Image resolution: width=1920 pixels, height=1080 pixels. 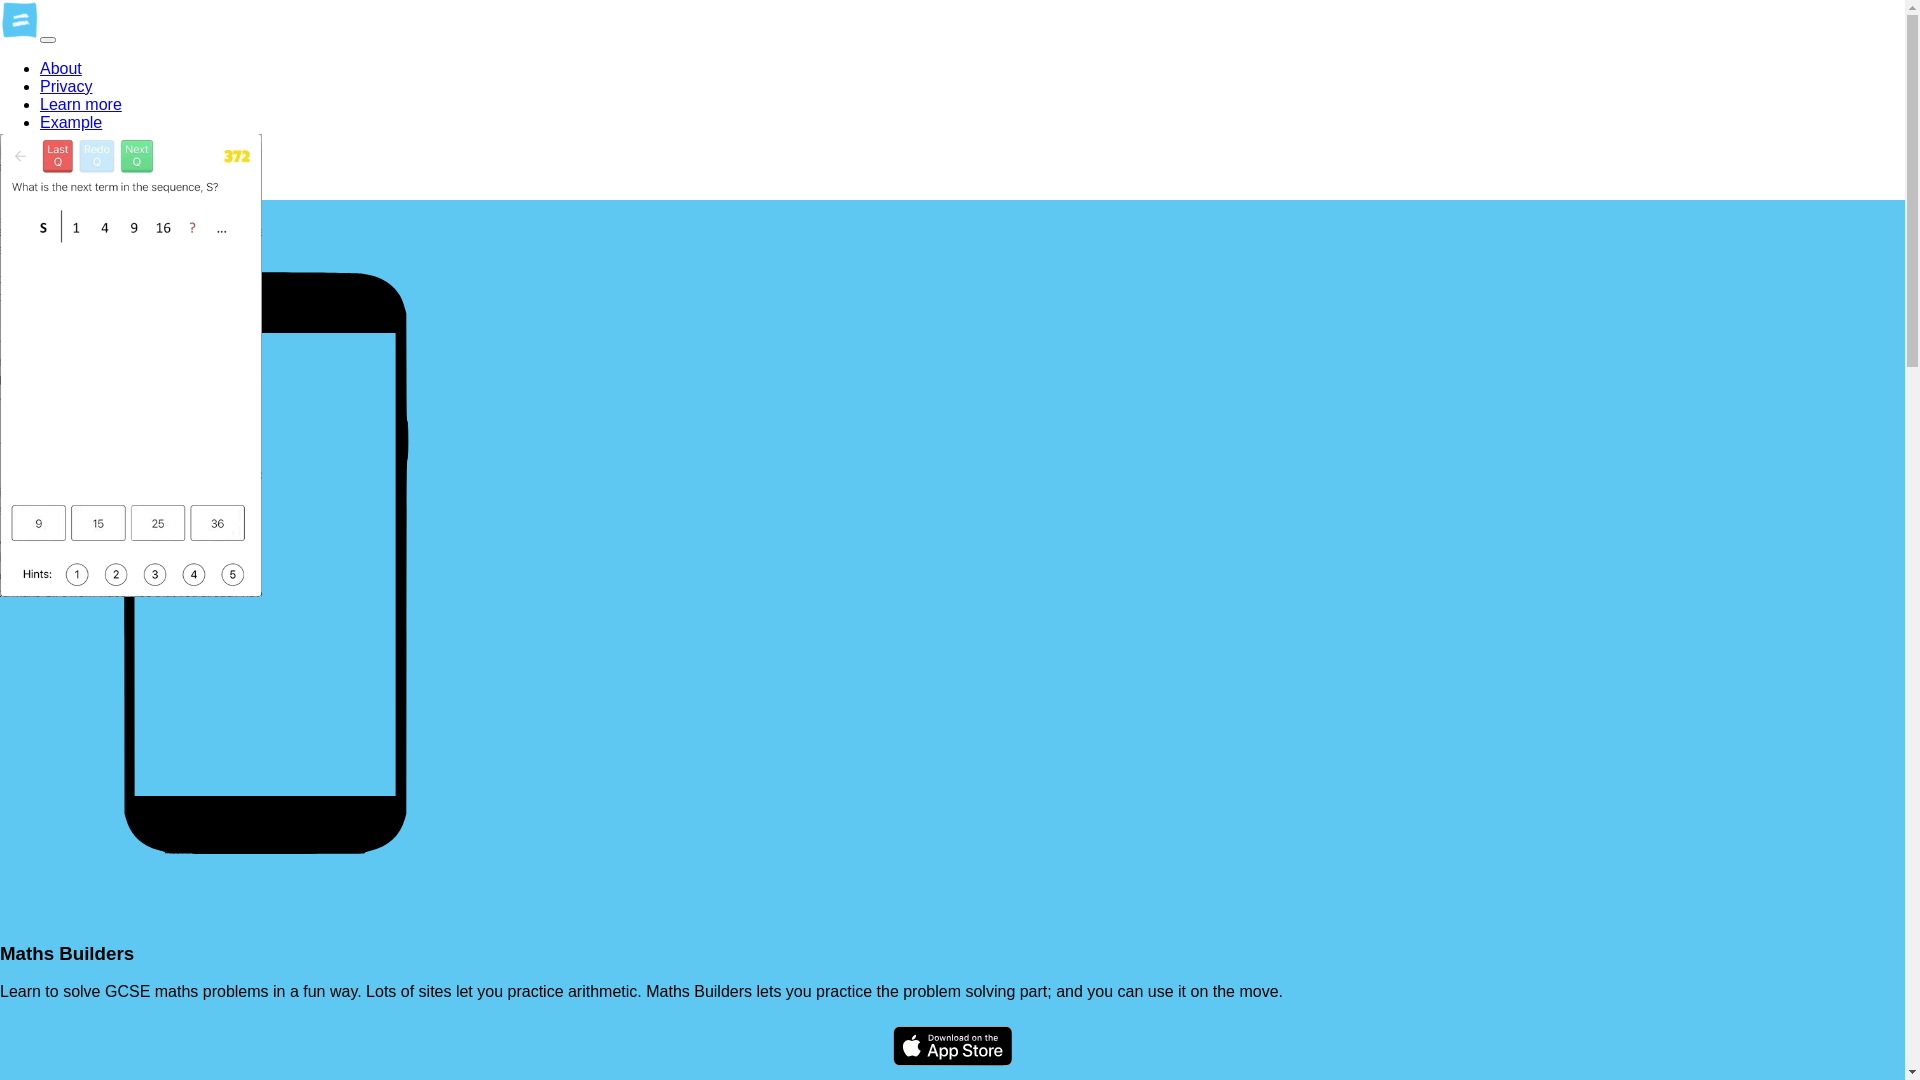 I want to click on 'Privacy', so click(x=66, y=85).